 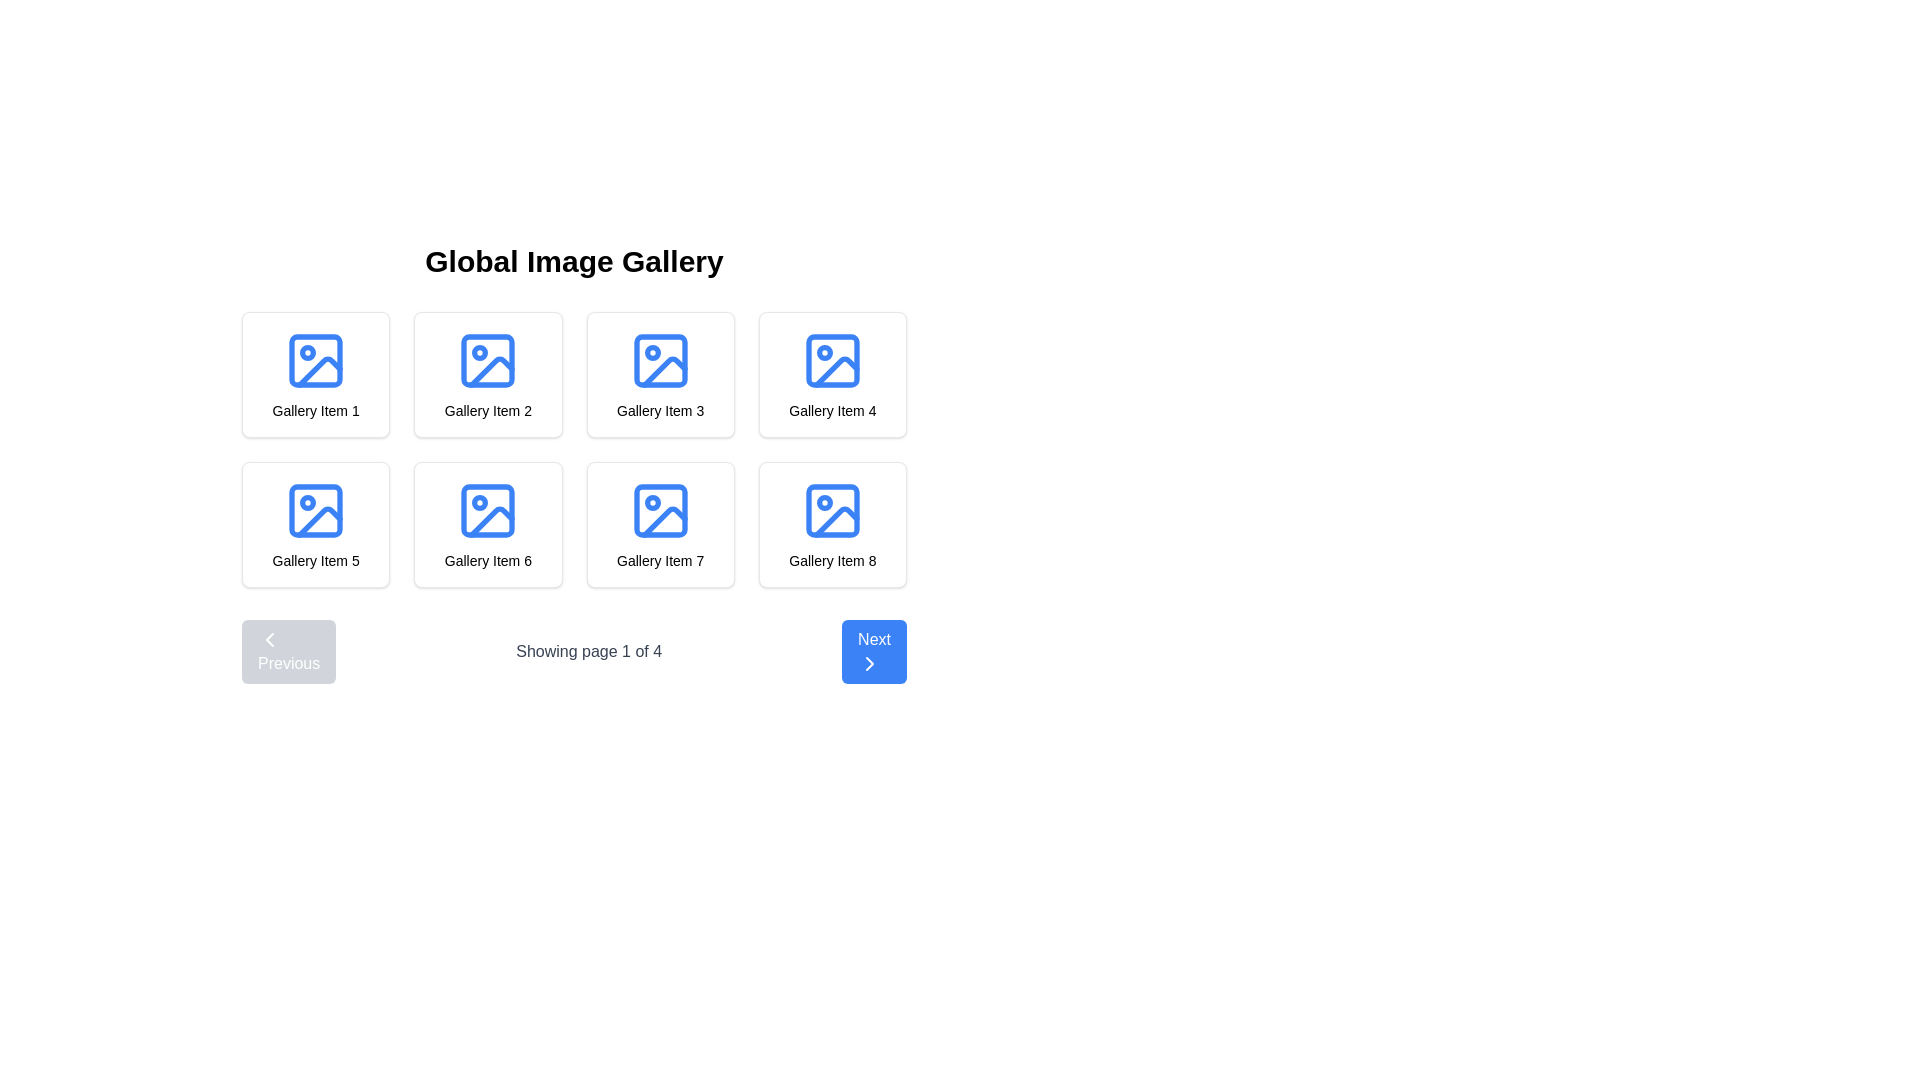 What do you see at coordinates (588, 651) in the screenshot?
I see `the static text label that displays the current page number and total number of pages, located between the 'Previous' and 'Next' buttons` at bounding box center [588, 651].